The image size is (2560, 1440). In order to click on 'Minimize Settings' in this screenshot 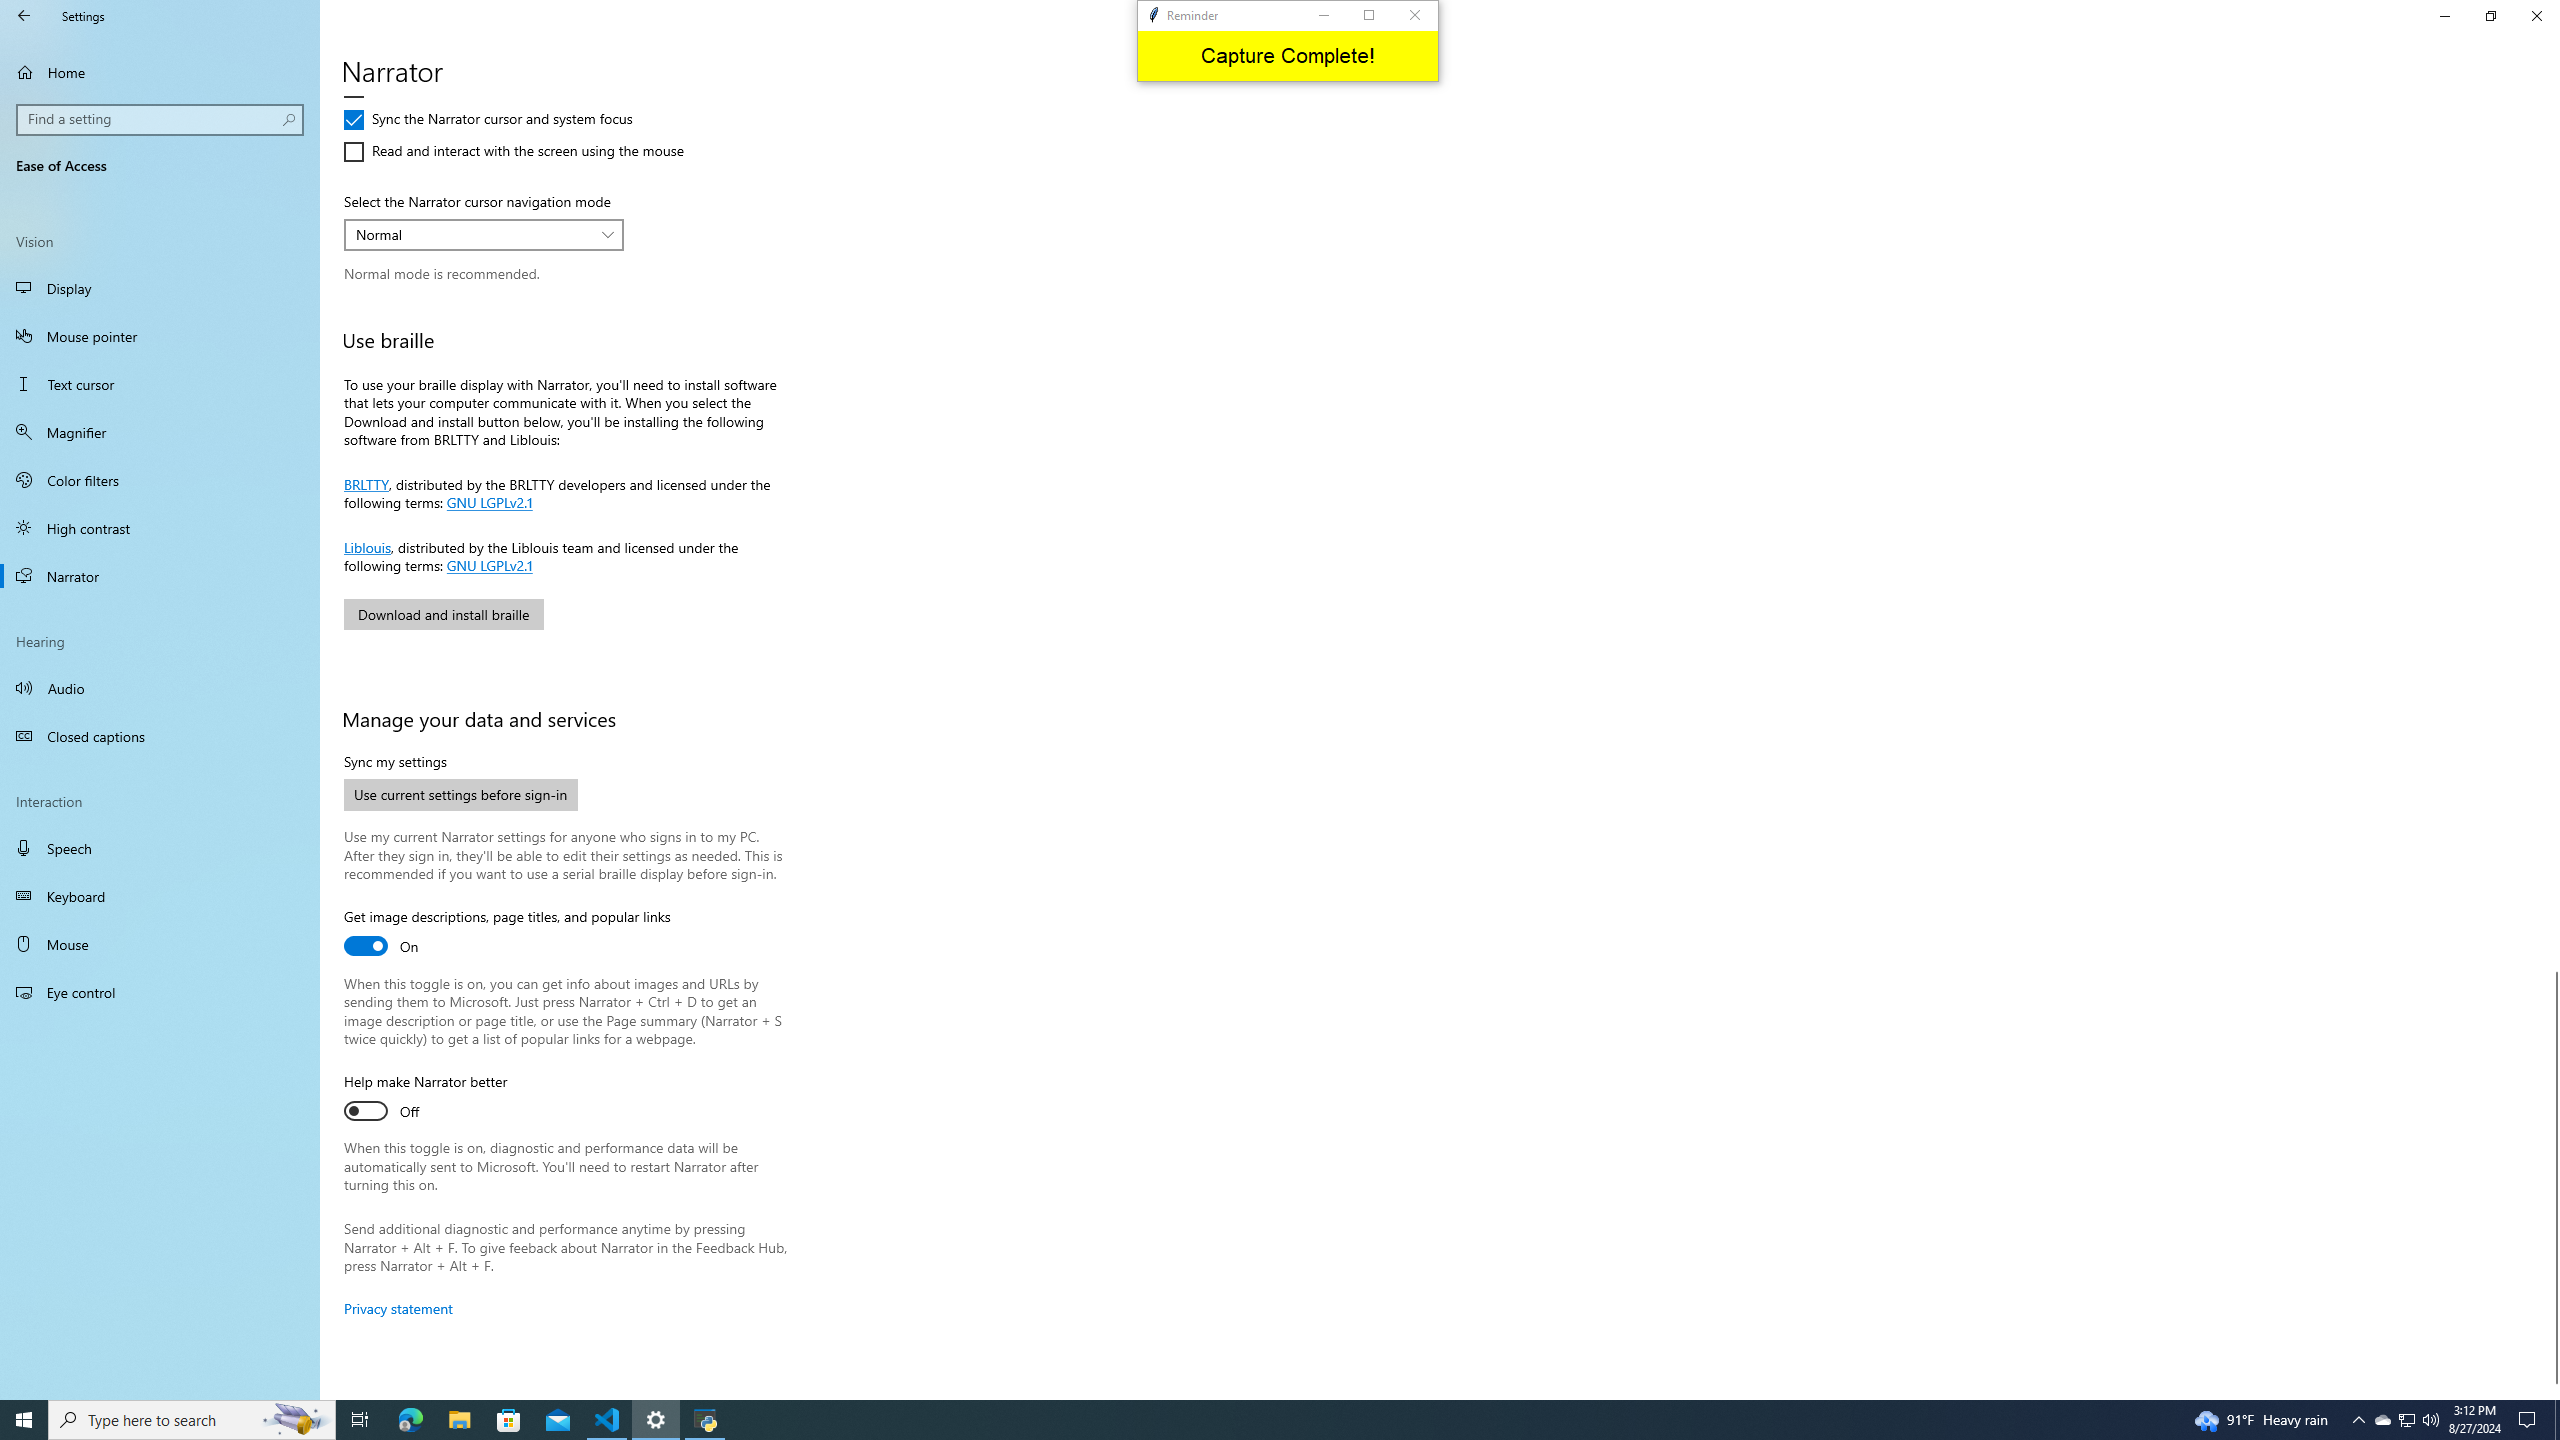, I will do `click(2443, 15)`.